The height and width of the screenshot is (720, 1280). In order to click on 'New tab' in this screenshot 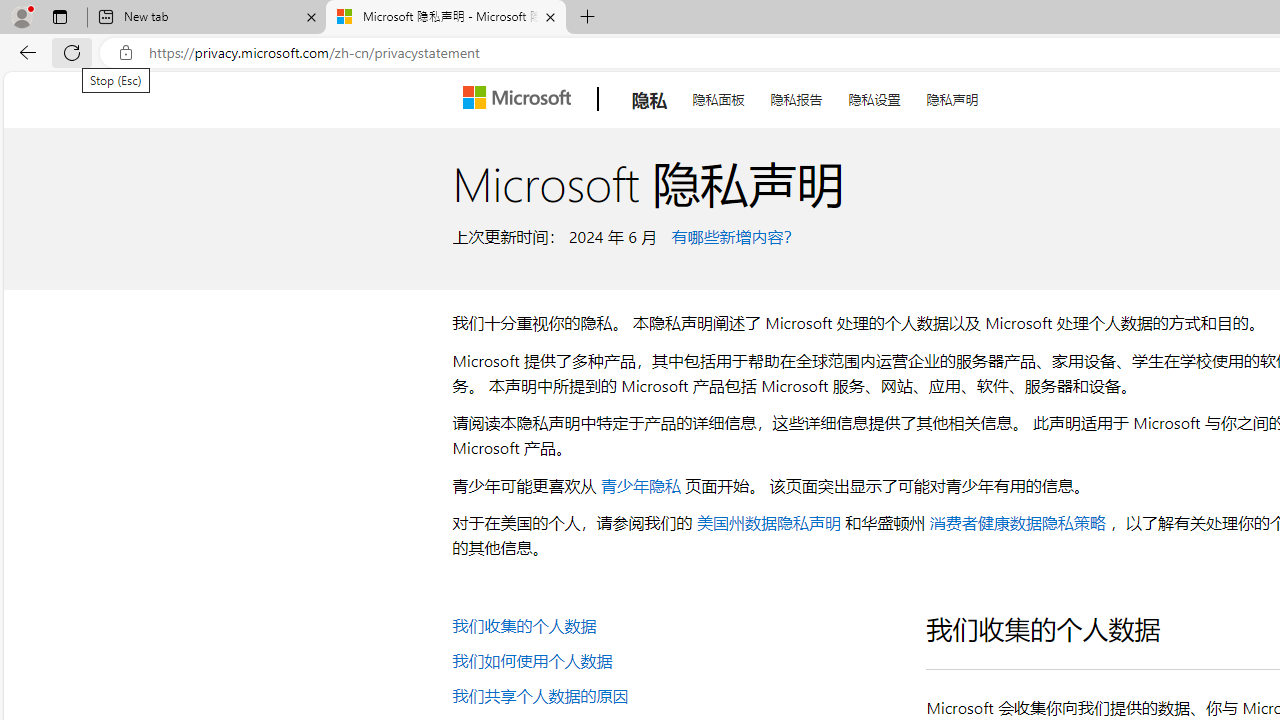, I will do `click(207, 17)`.